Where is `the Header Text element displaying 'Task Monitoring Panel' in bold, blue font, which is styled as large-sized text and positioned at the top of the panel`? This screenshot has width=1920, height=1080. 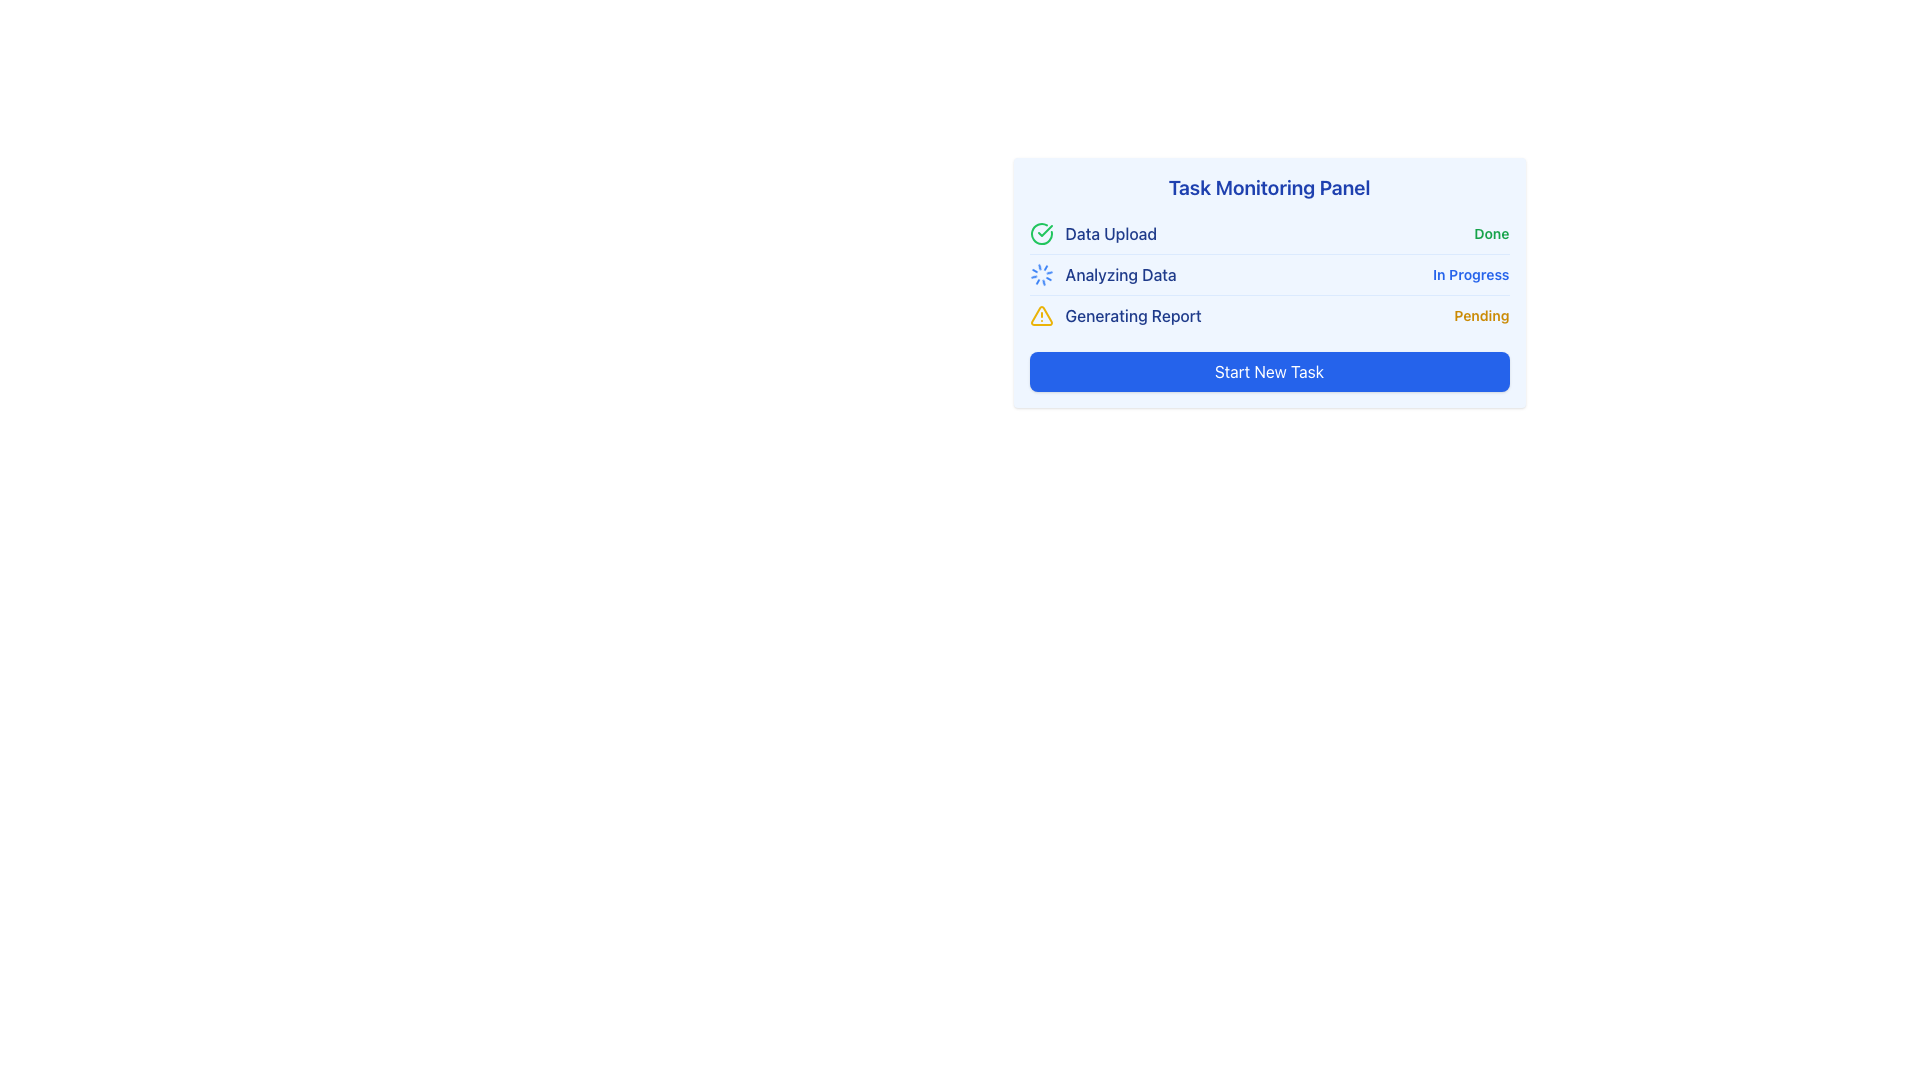 the Header Text element displaying 'Task Monitoring Panel' in bold, blue font, which is styled as large-sized text and positioned at the top of the panel is located at coordinates (1268, 188).